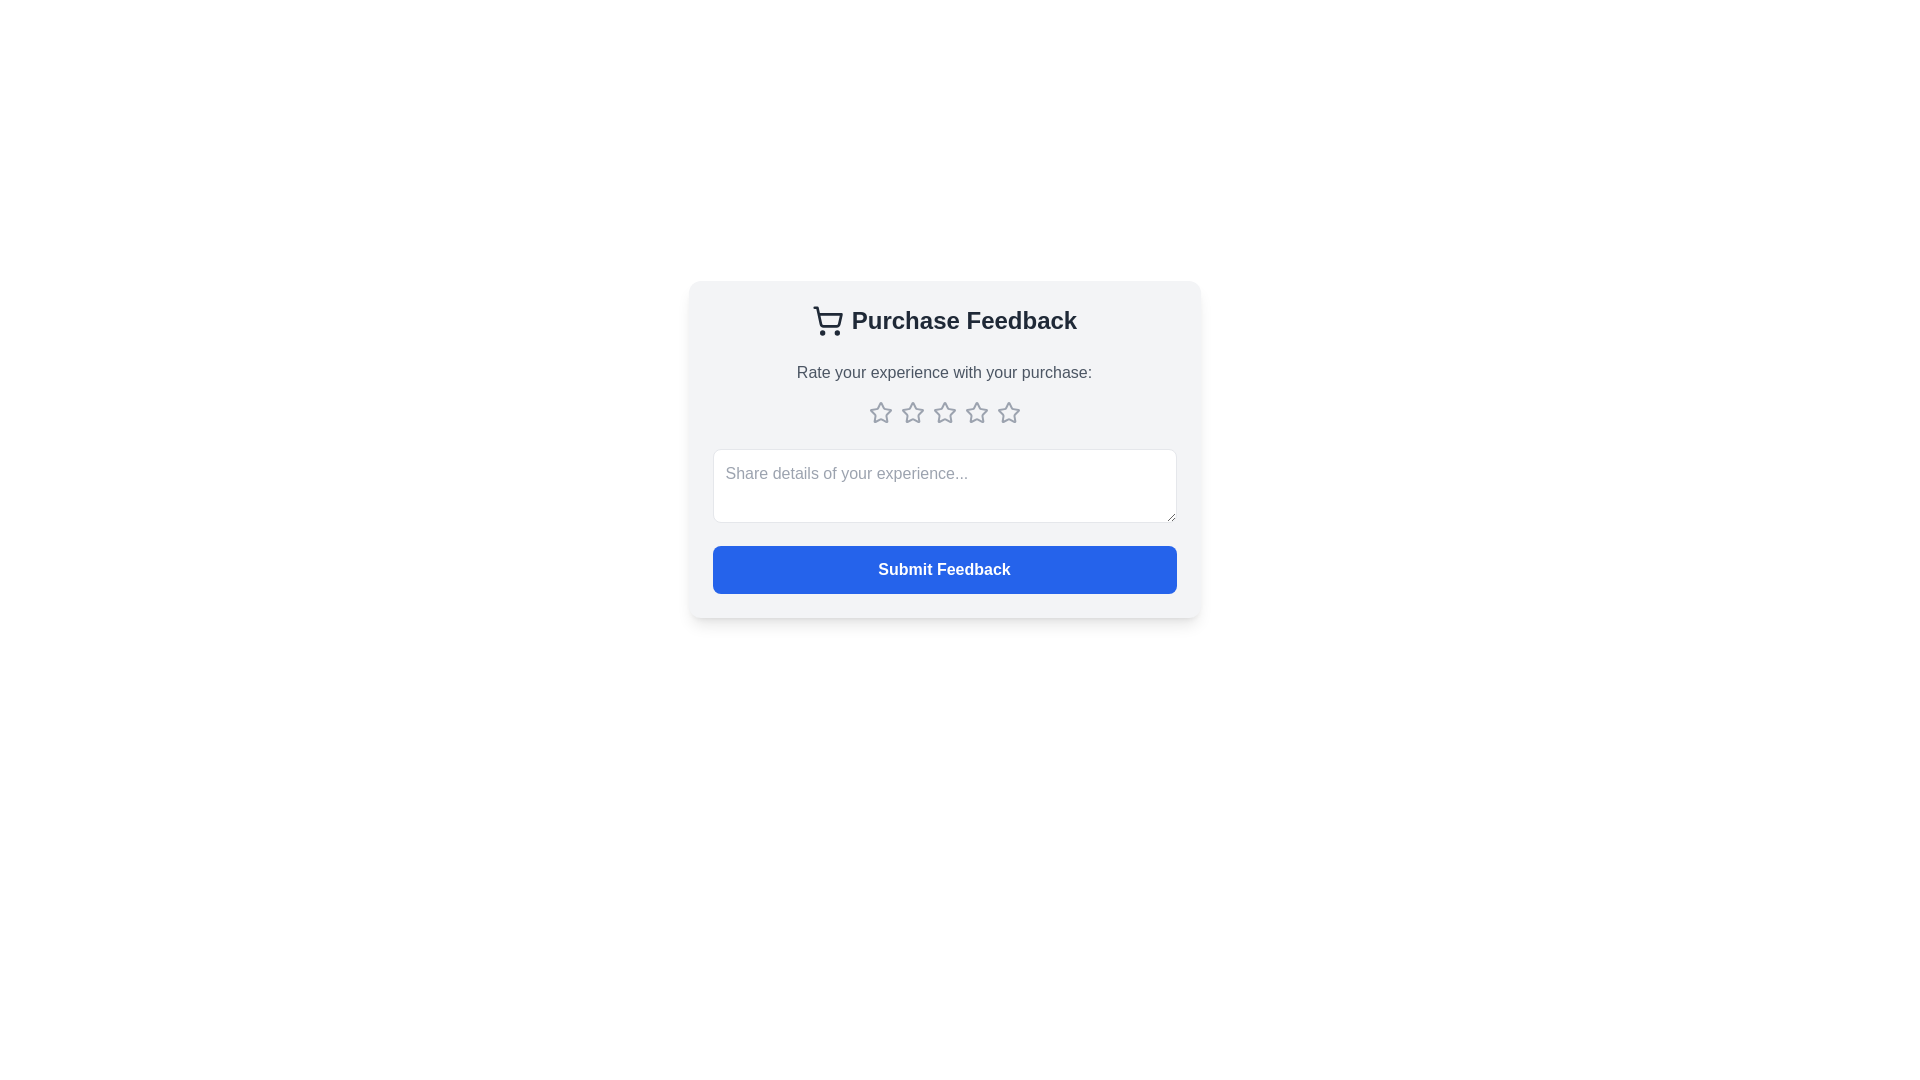 The height and width of the screenshot is (1080, 1920). Describe the element at coordinates (911, 411) in the screenshot. I see `the second gray star icon, which is outlined and part of a horizontal group of five star icons` at that location.